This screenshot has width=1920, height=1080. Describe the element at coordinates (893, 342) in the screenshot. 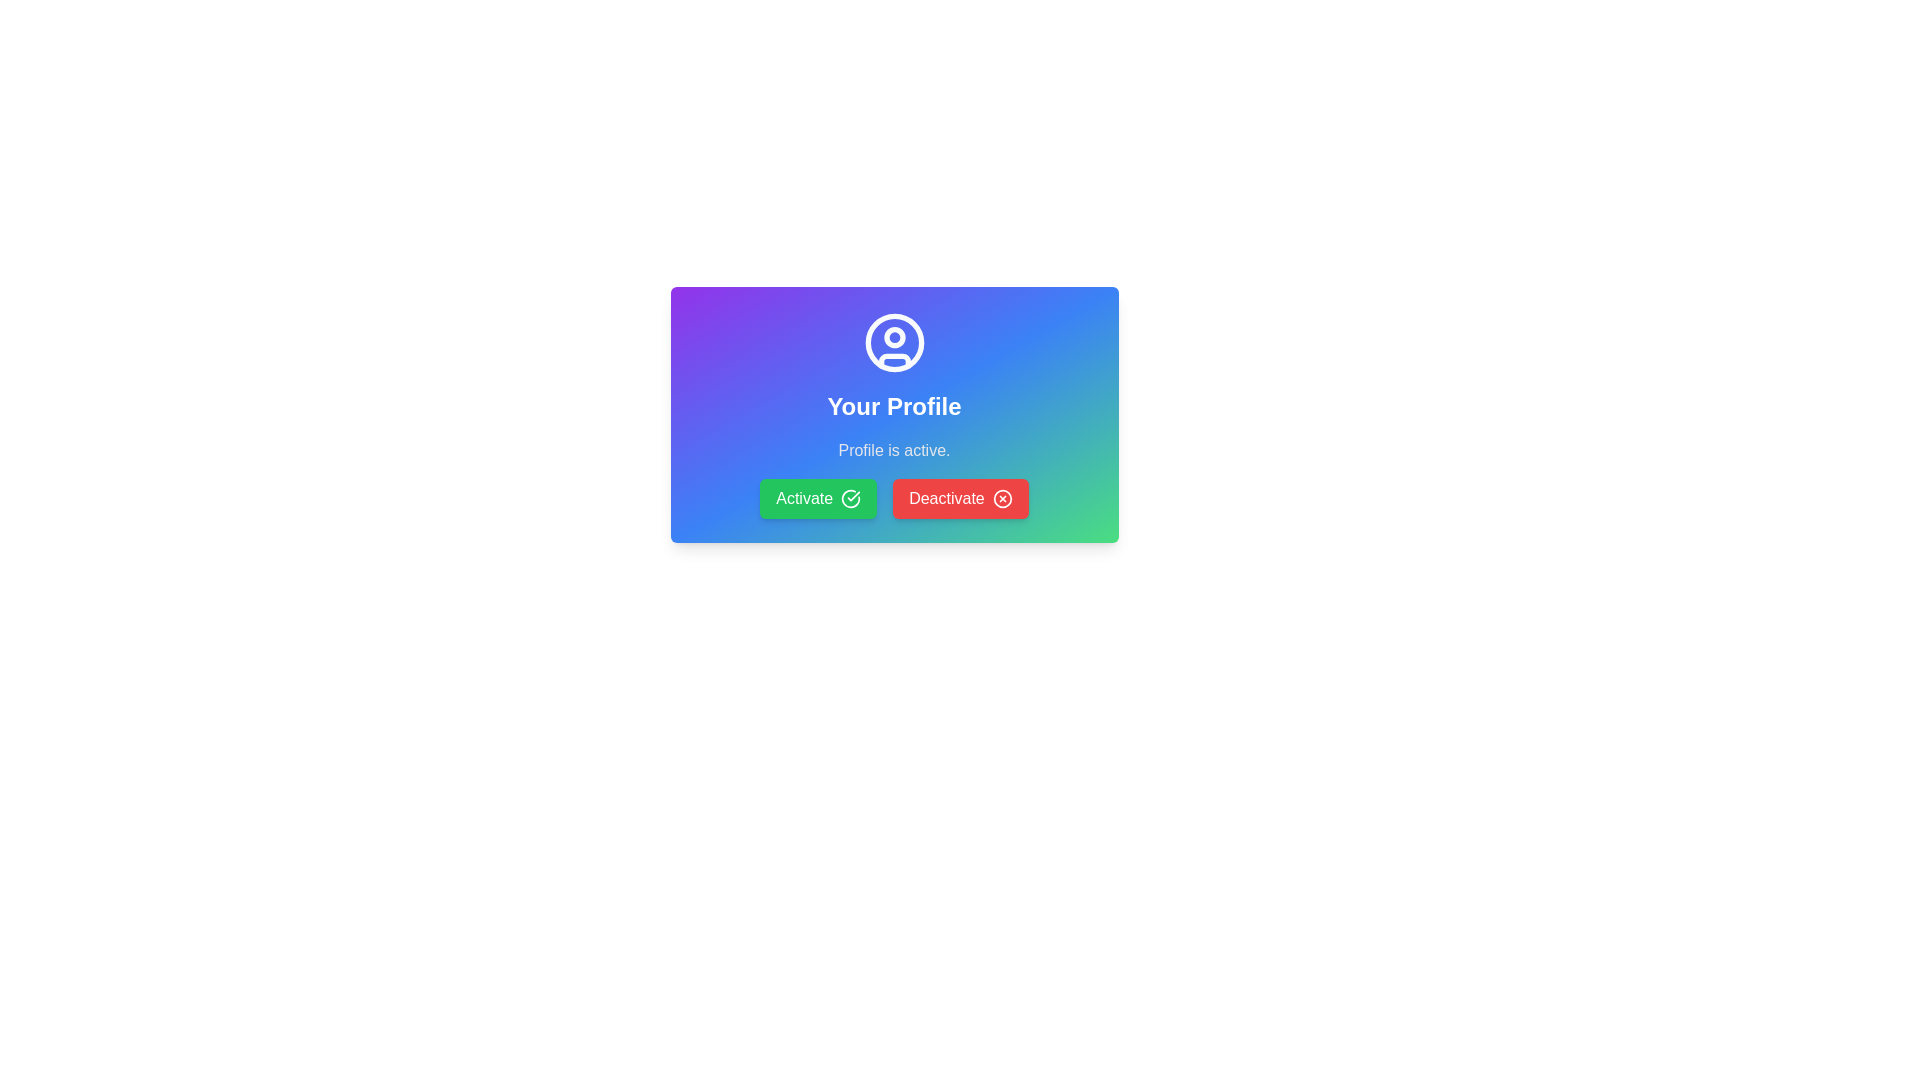

I see `the circular user profile icon with a white stroke on a gradient blue-purple background, located above the title 'Your Profile' in the card layout` at that location.